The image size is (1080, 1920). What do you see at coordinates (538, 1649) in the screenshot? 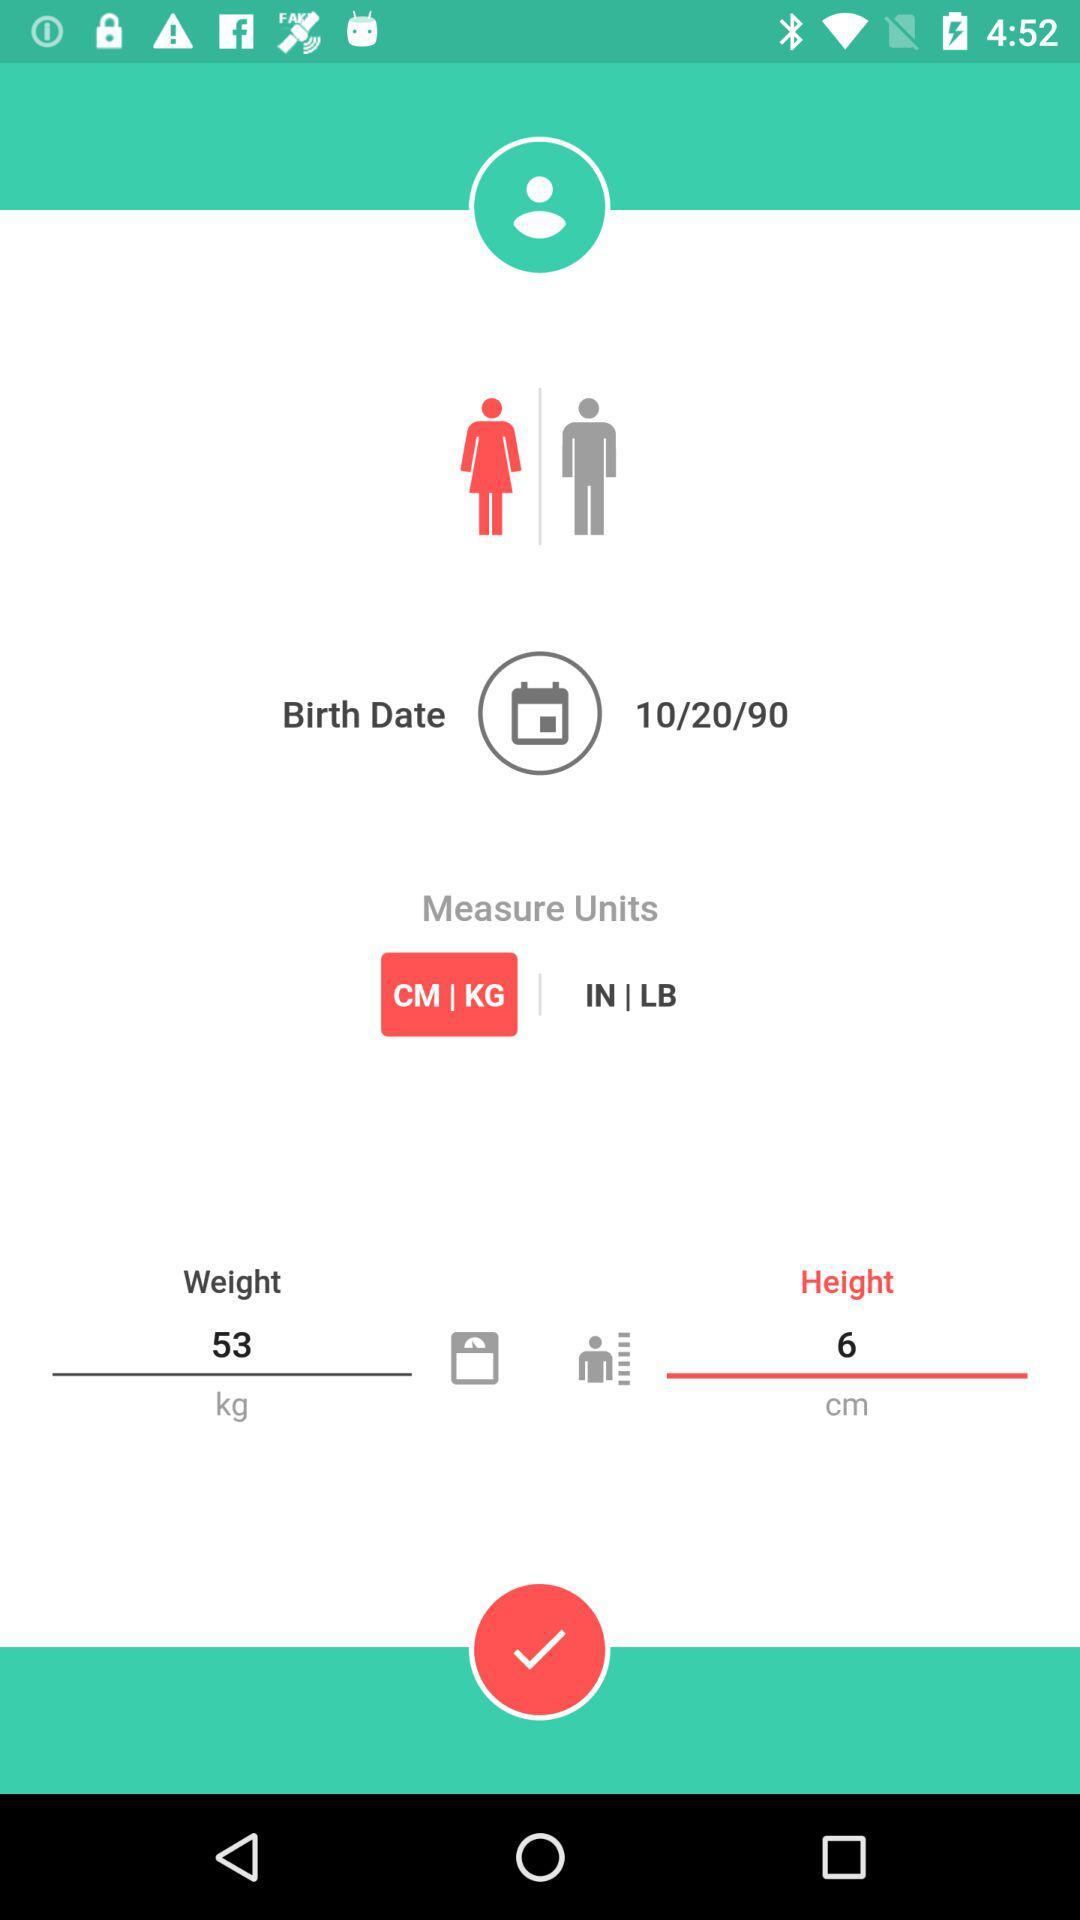
I see `done the option` at bounding box center [538, 1649].